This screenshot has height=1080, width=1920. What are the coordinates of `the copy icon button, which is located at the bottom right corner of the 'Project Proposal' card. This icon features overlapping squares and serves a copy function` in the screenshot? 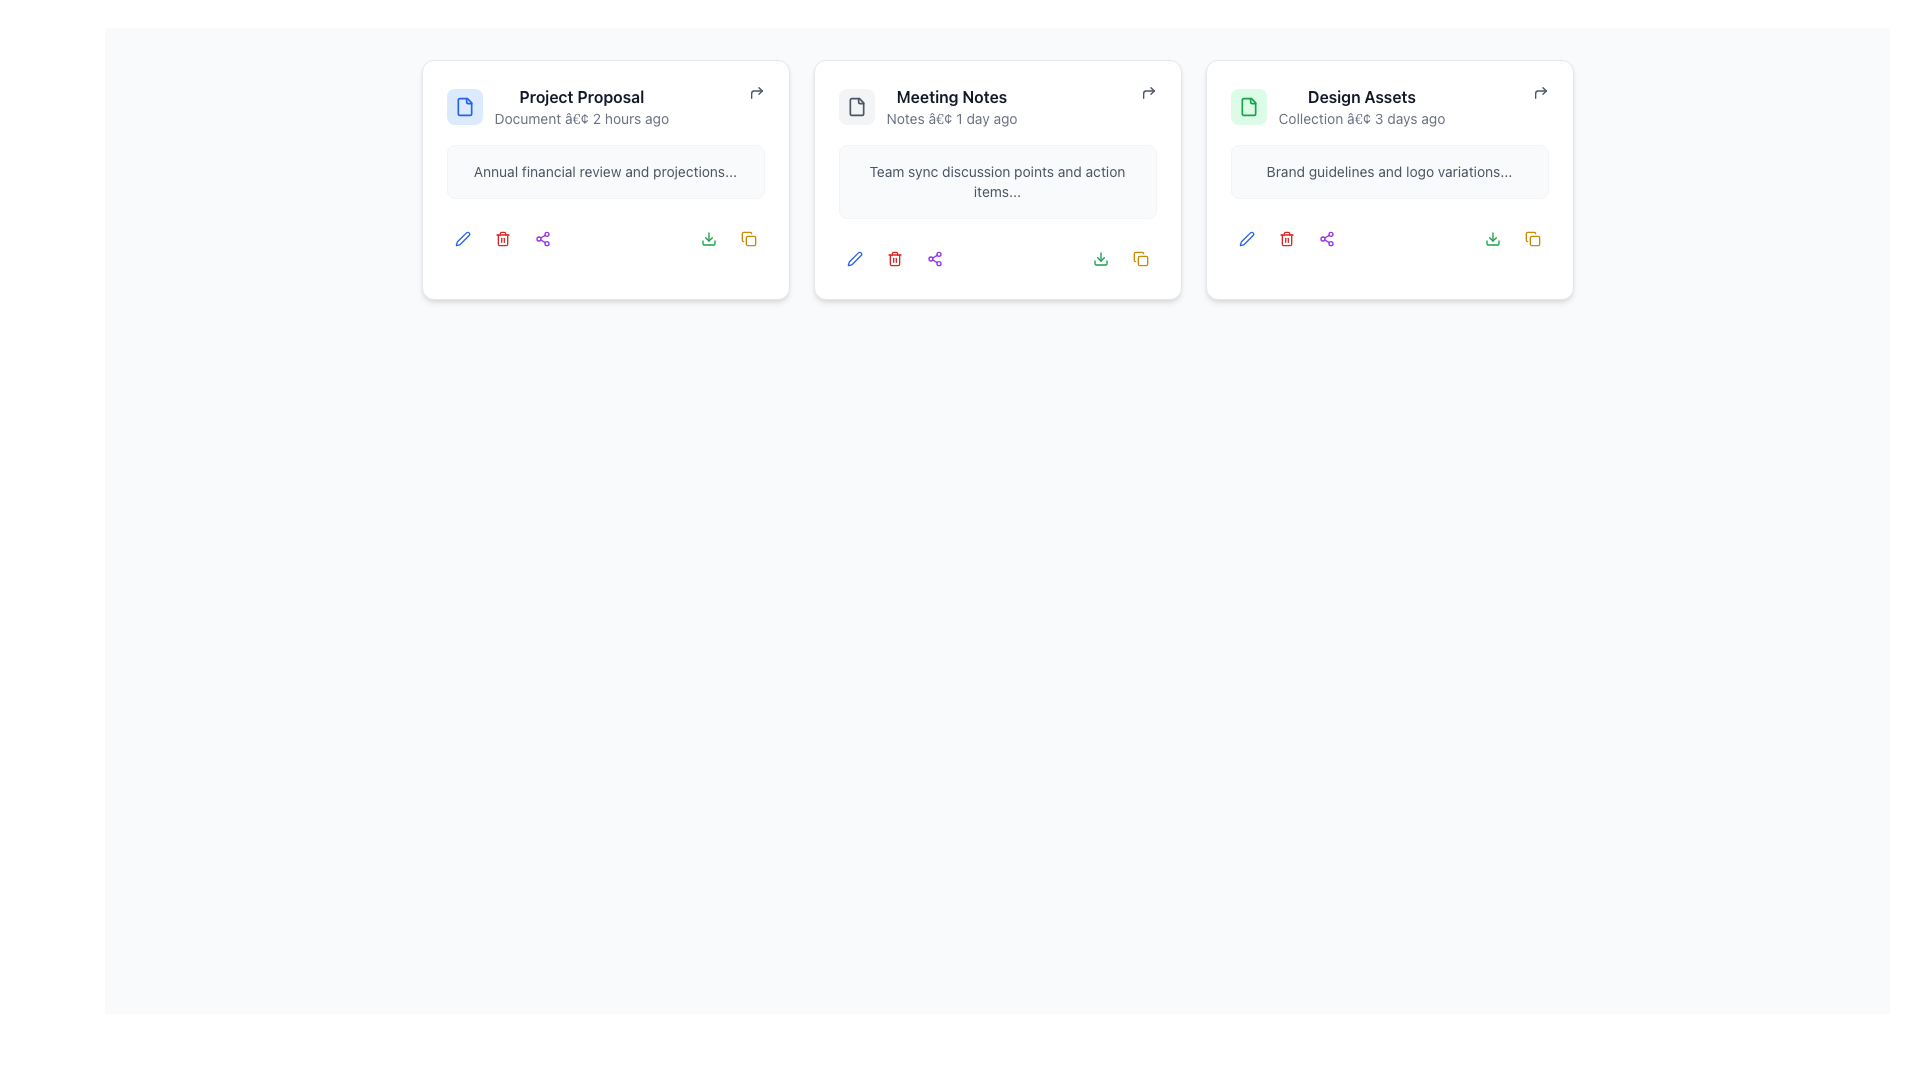 It's located at (747, 238).